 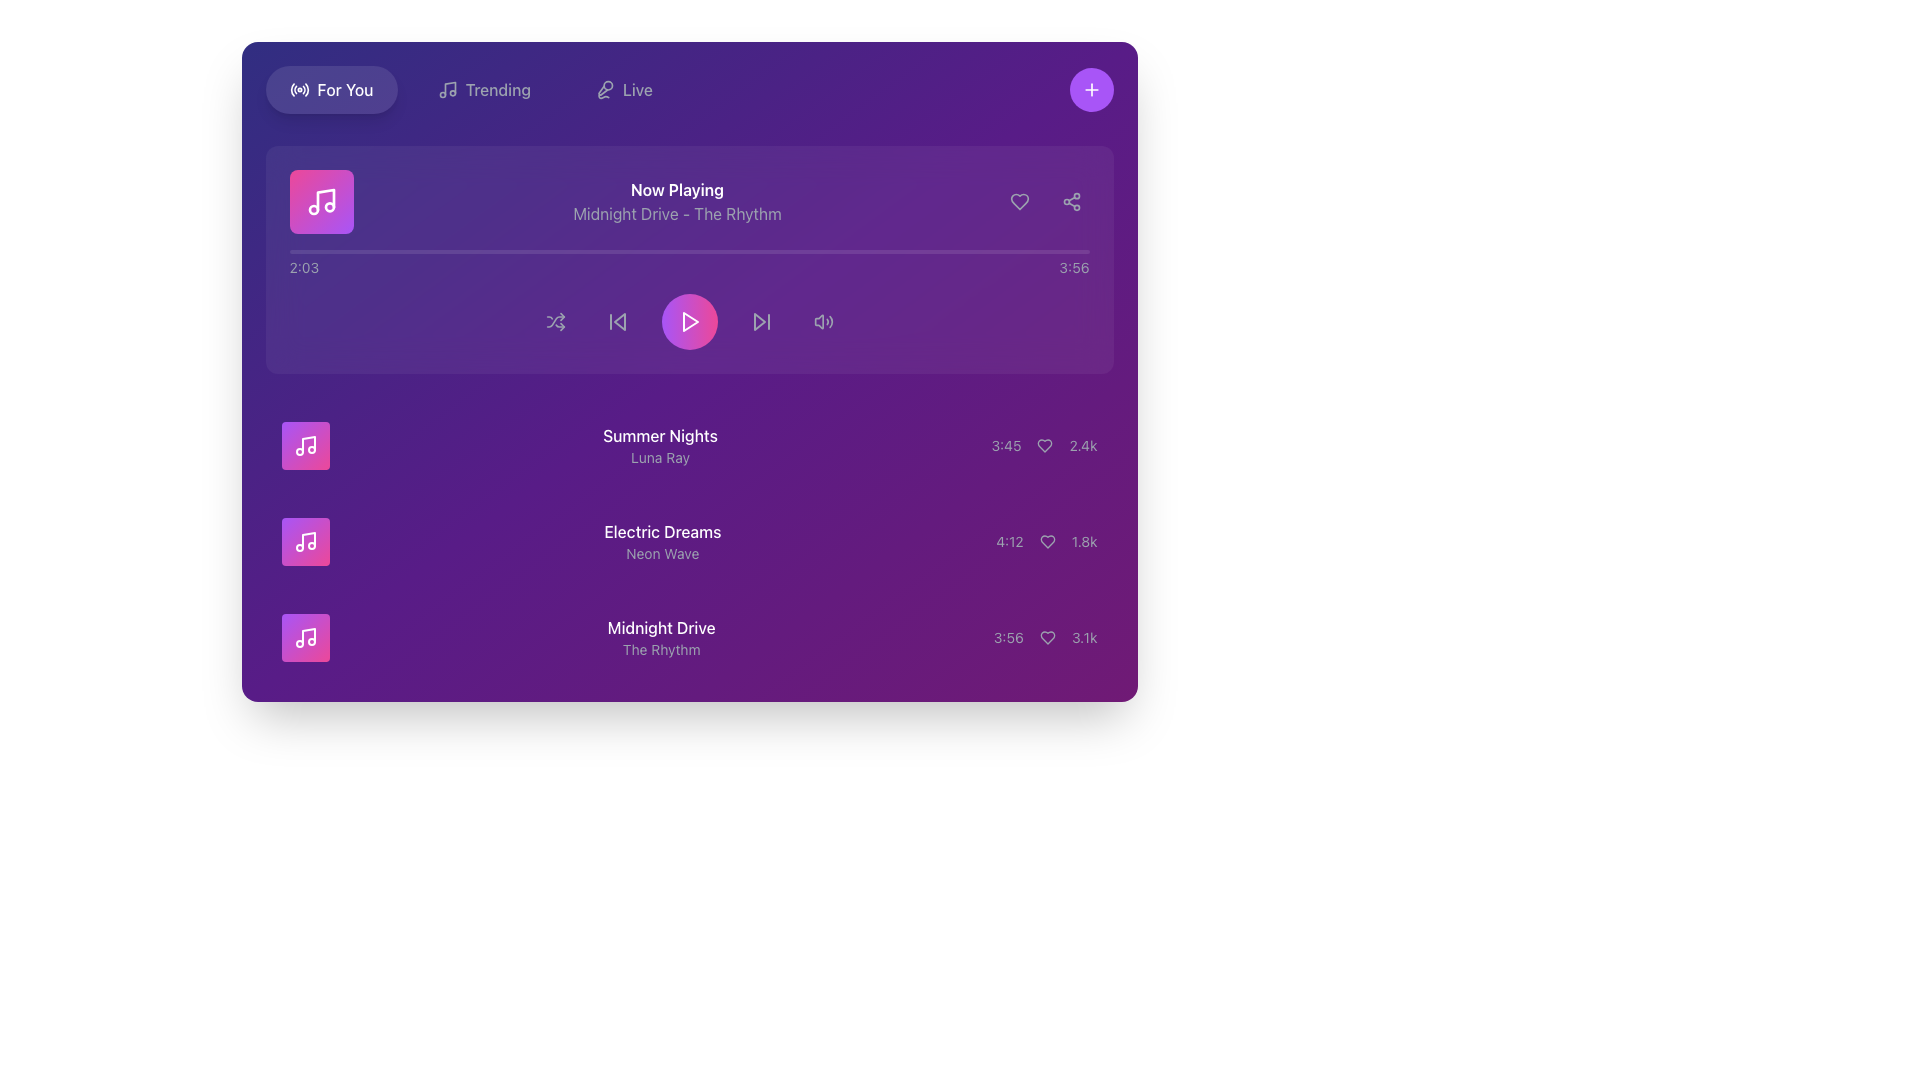 I want to click on playback position, so click(x=637, y=250).